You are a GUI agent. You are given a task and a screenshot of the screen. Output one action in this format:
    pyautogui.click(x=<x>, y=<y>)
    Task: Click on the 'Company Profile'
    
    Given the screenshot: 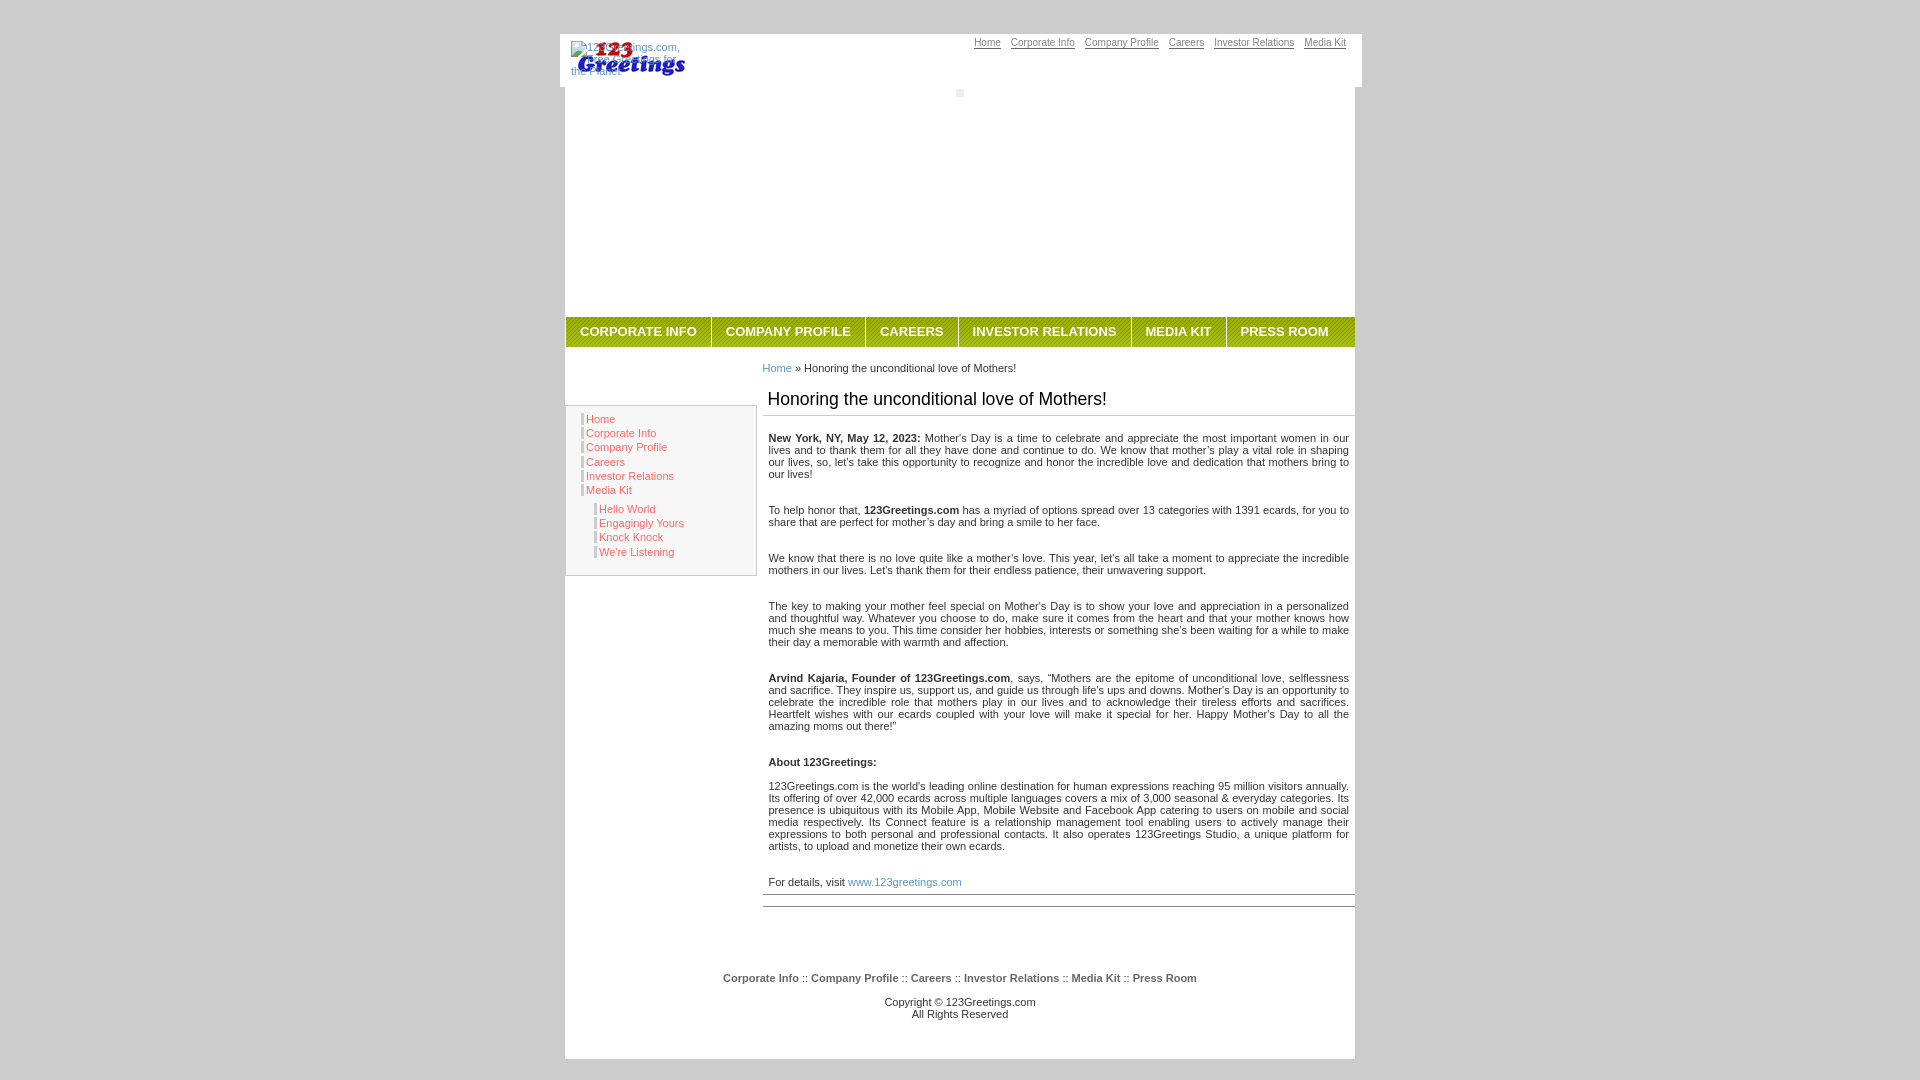 What is the action you would take?
    pyautogui.click(x=623, y=446)
    